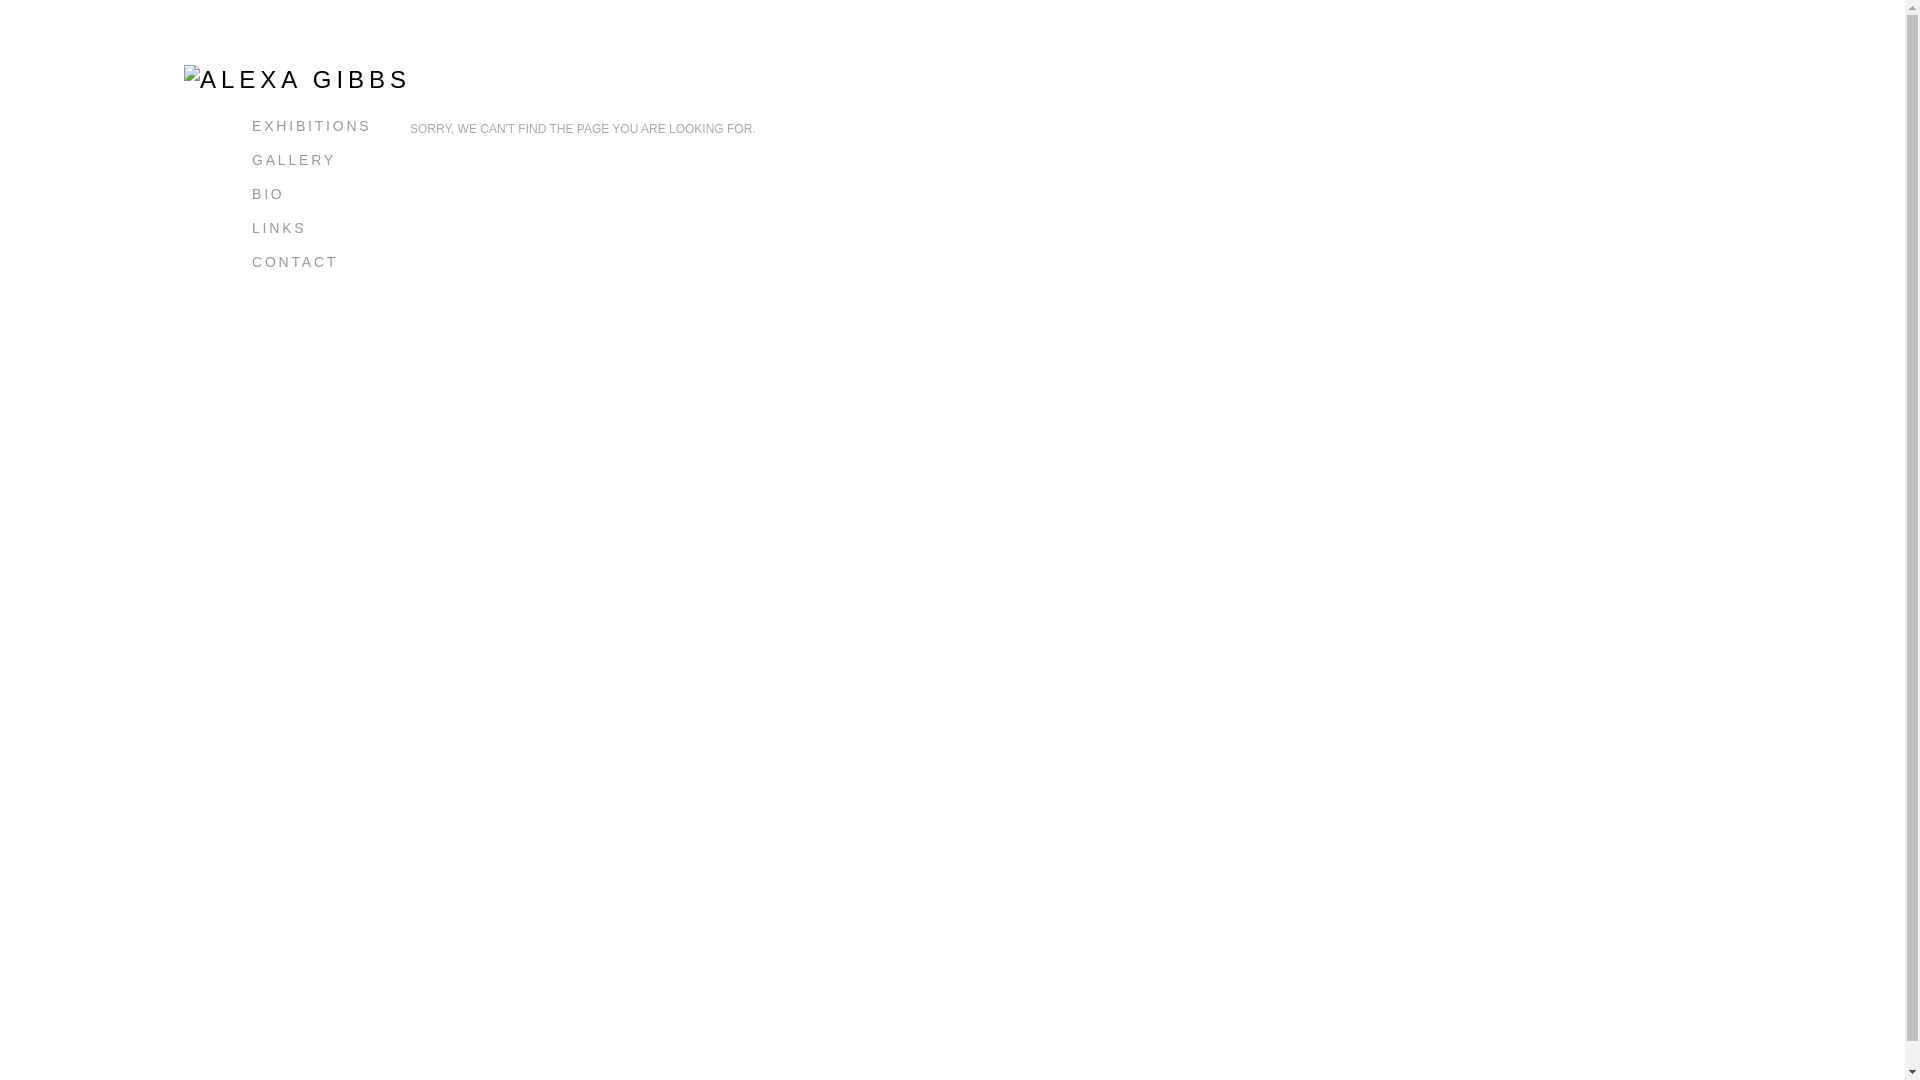 The image size is (1920, 1080). What do you see at coordinates (292, 158) in the screenshot?
I see `'GALLERY'` at bounding box center [292, 158].